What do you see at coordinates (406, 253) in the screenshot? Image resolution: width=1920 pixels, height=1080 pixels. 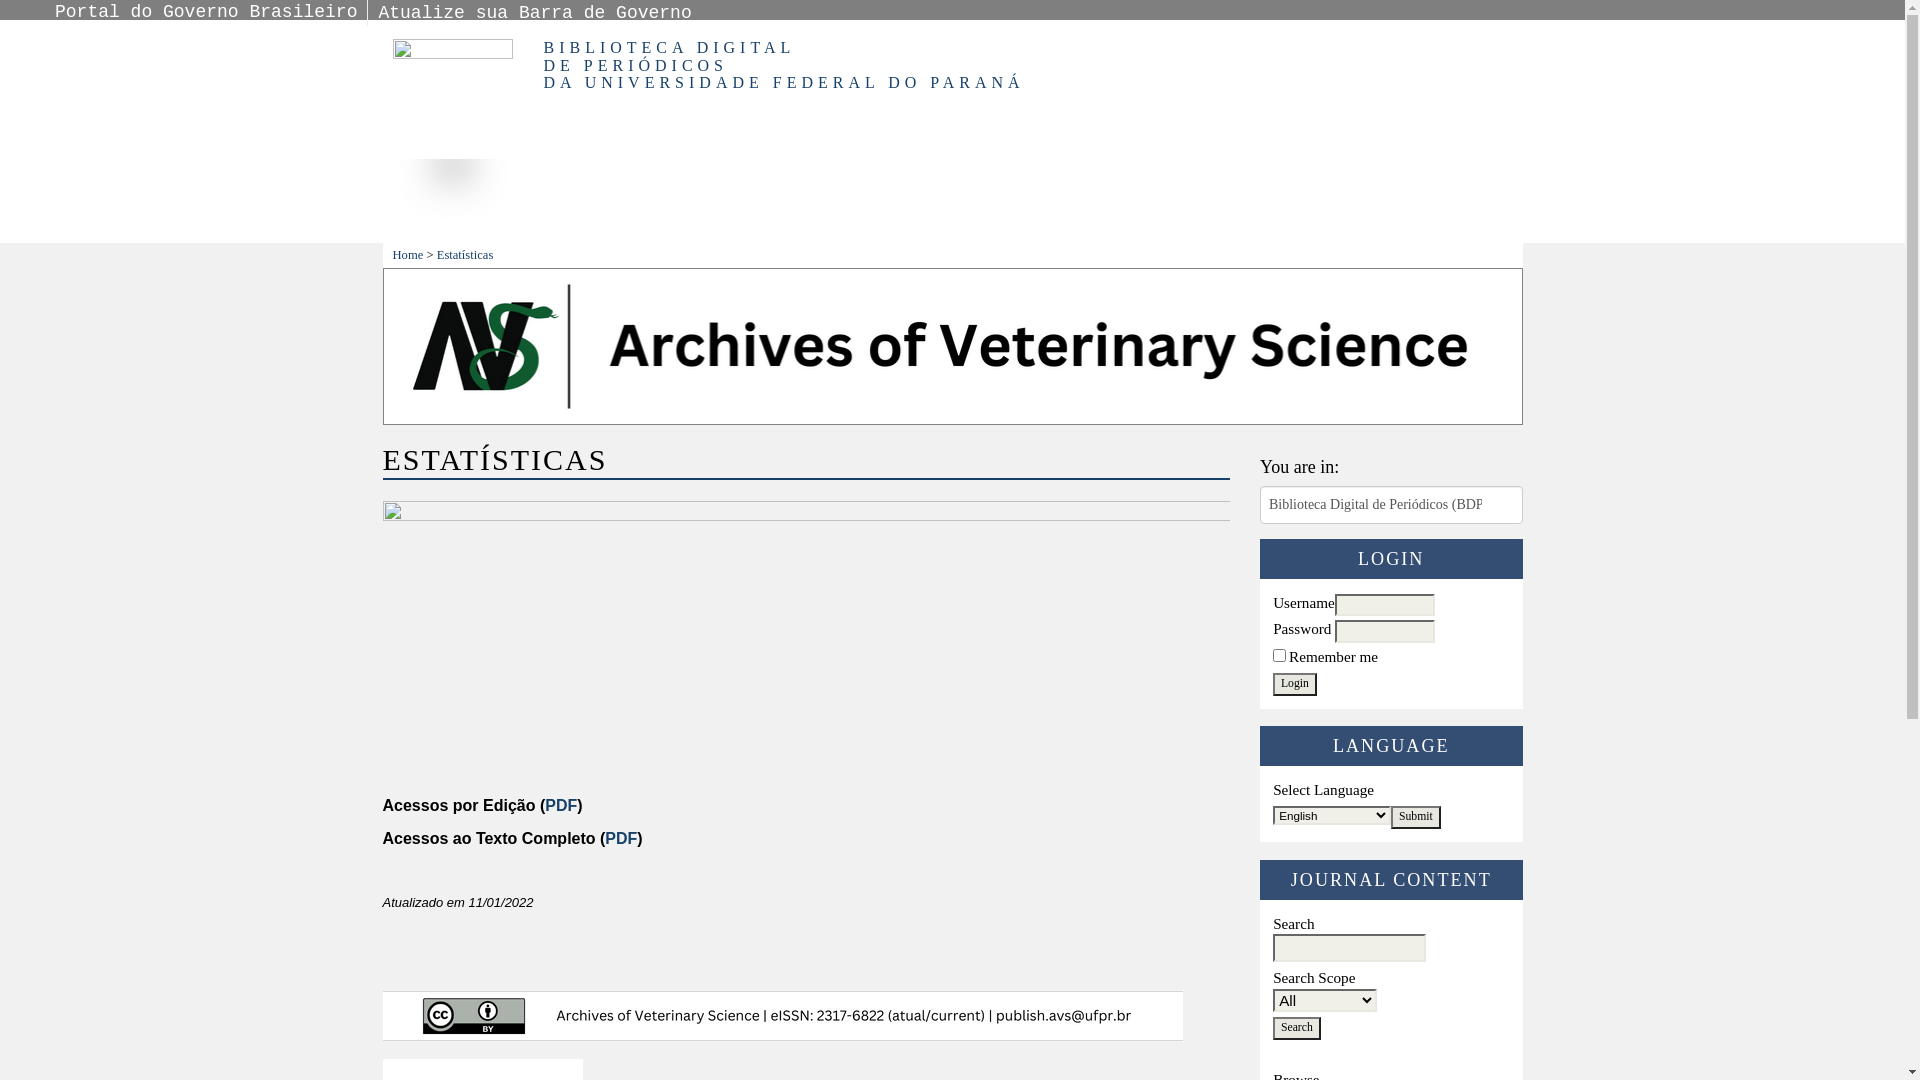 I see `'Home'` at bounding box center [406, 253].